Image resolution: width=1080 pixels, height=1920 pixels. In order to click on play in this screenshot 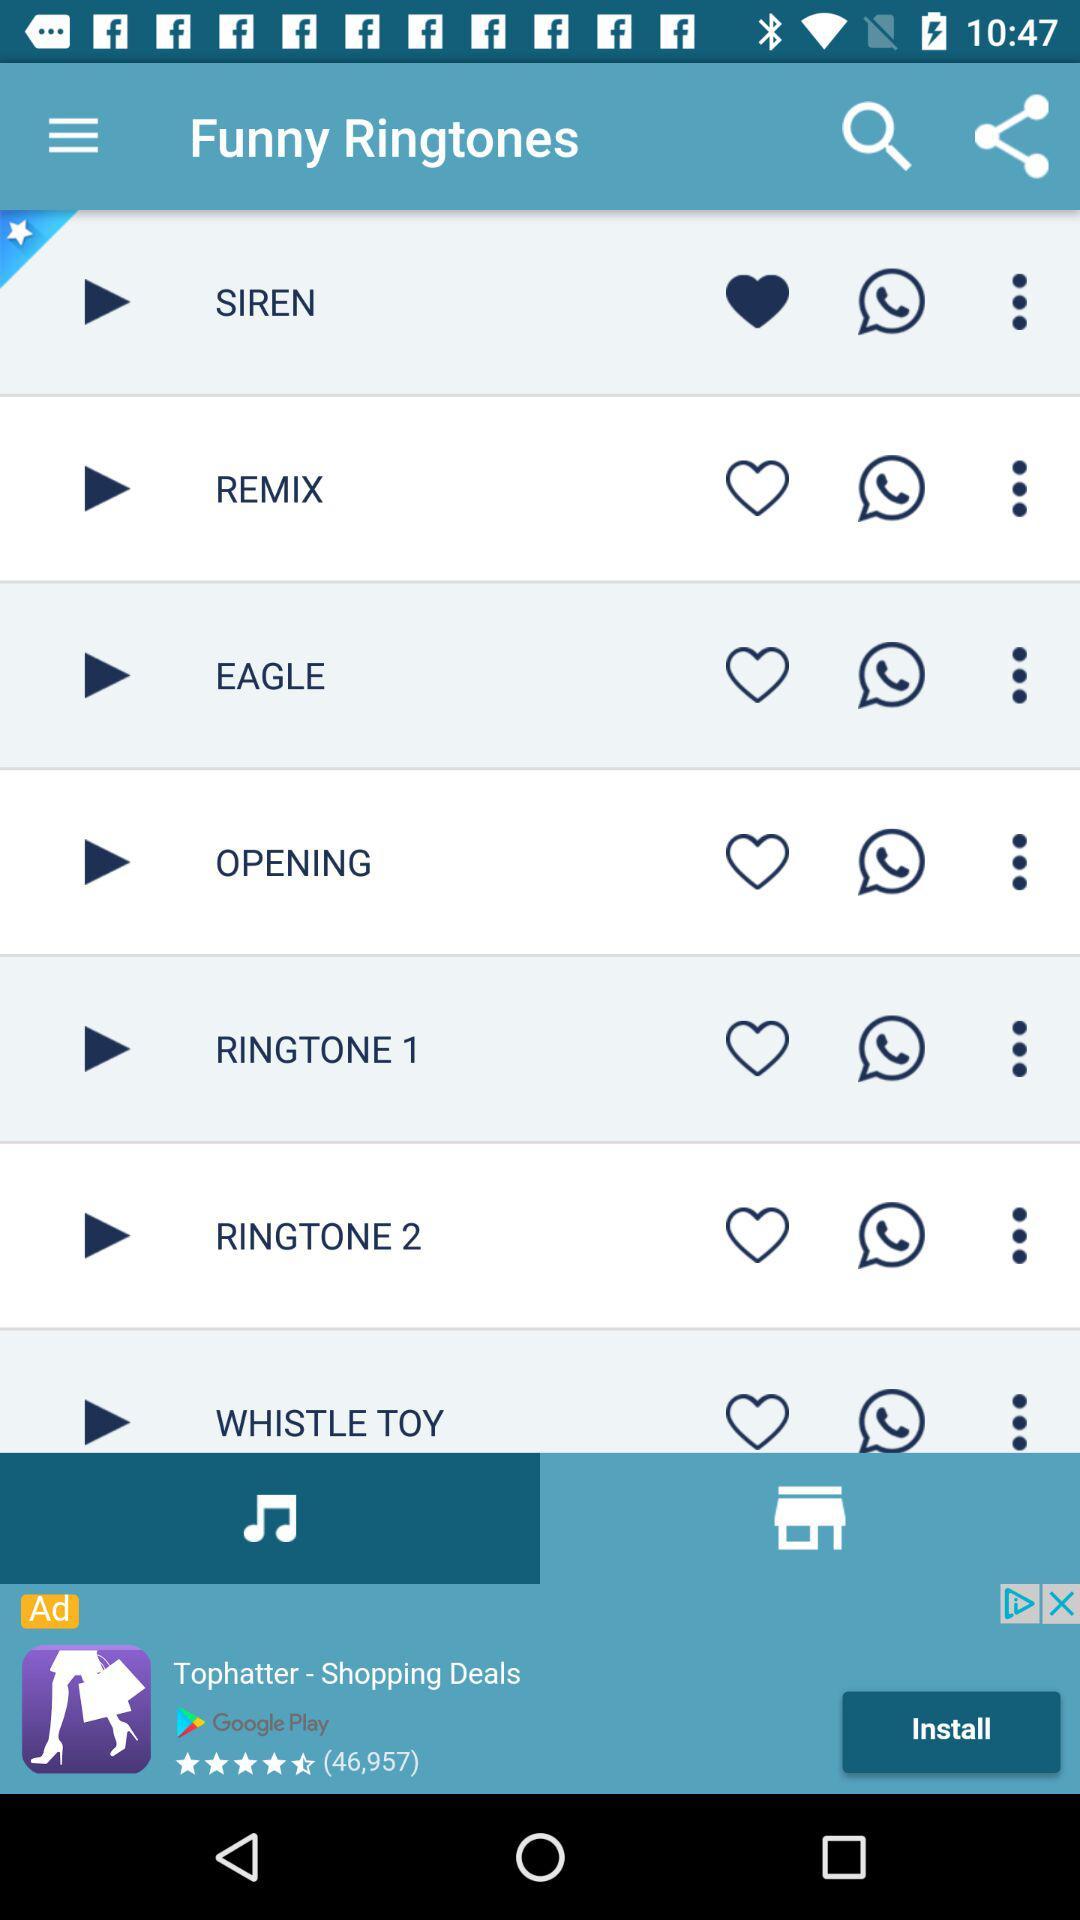, I will do `click(107, 1047)`.